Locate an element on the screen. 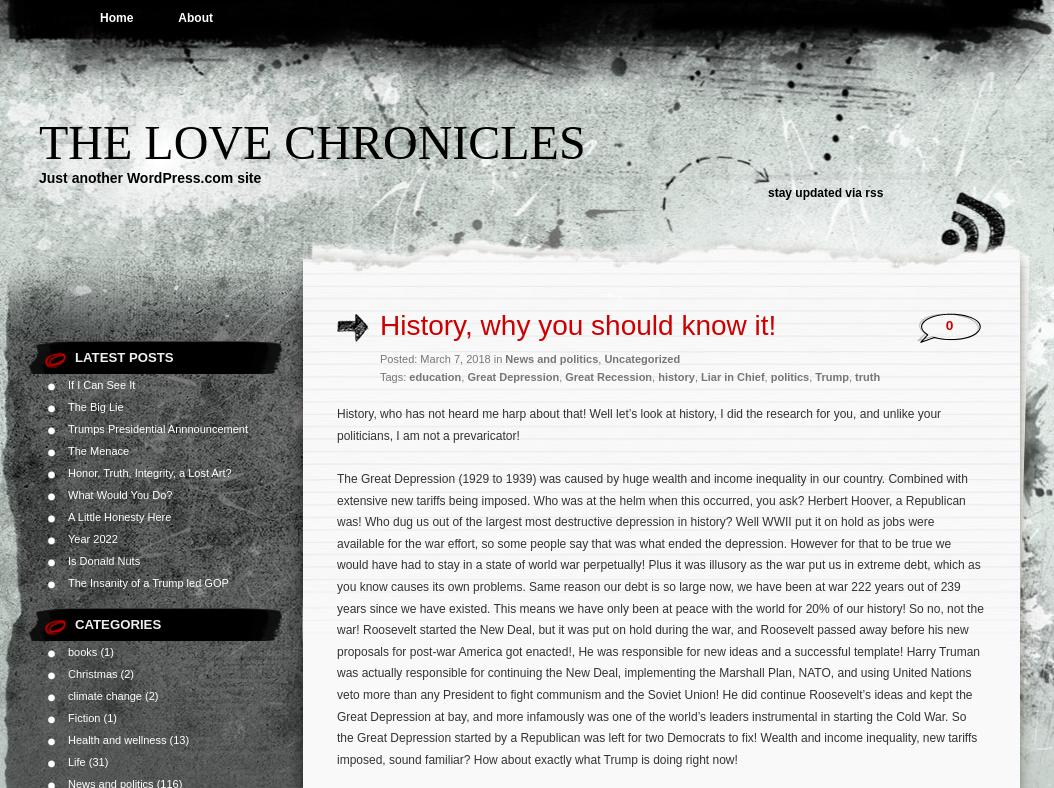 The image size is (1054, 788). 'Great Depression' is located at coordinates (511, 376).